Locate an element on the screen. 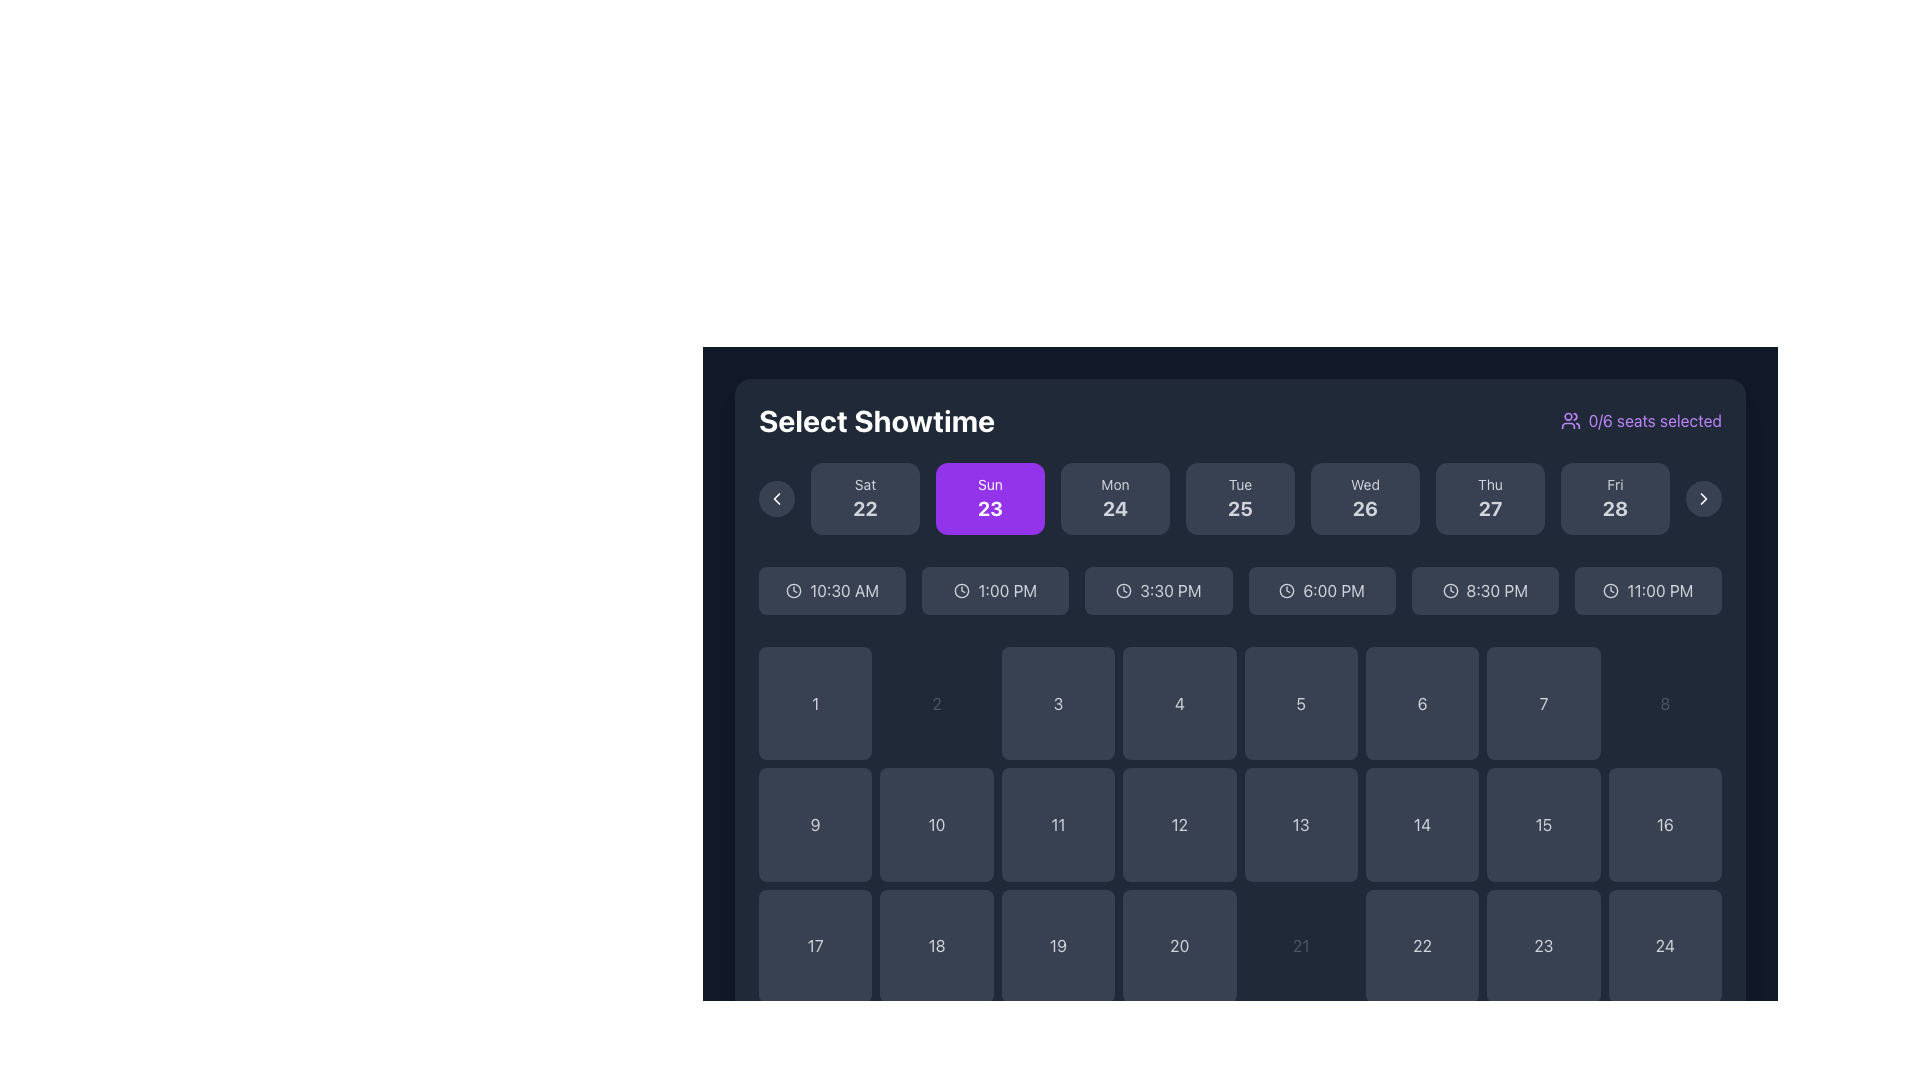 The height and width of the screenshot is (1080, 1920). the button for 1:00 PM is located at coordinates (995, 589).